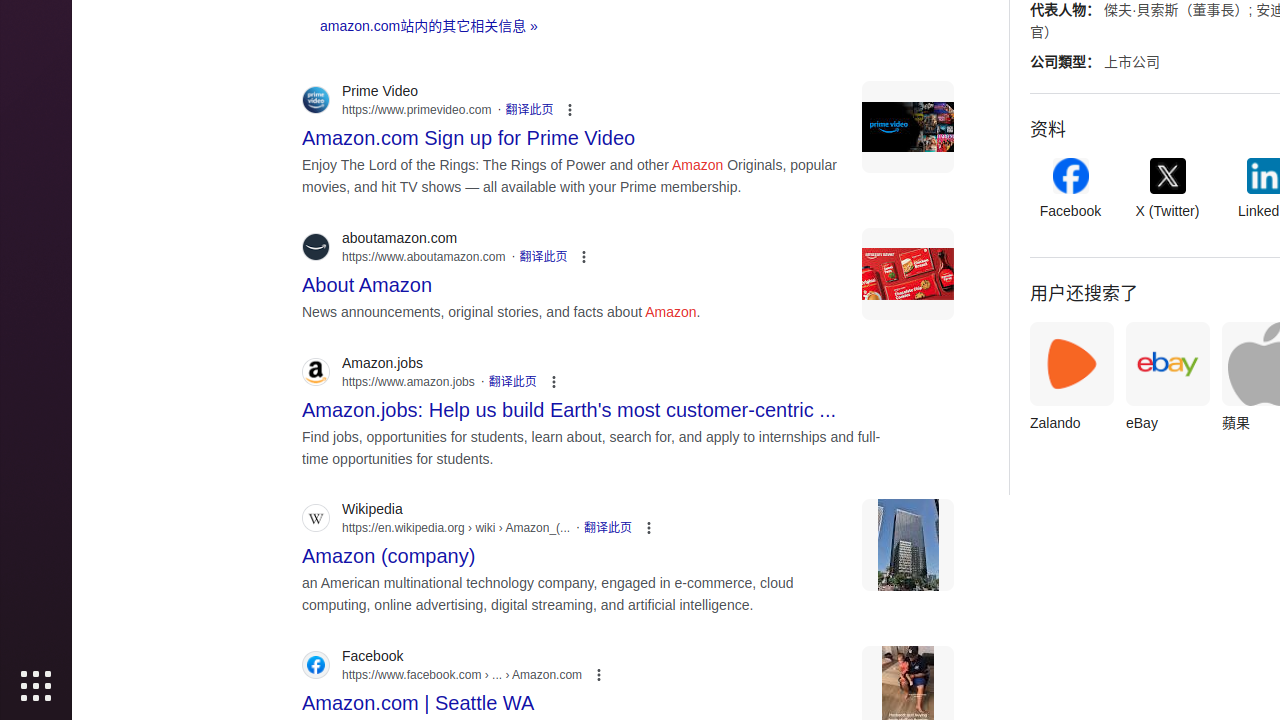 This screenshot has width=1280, height=720. Describe the element at coordinates (35, 685) in the screenshot. I see `'Show Applications'` at that location.